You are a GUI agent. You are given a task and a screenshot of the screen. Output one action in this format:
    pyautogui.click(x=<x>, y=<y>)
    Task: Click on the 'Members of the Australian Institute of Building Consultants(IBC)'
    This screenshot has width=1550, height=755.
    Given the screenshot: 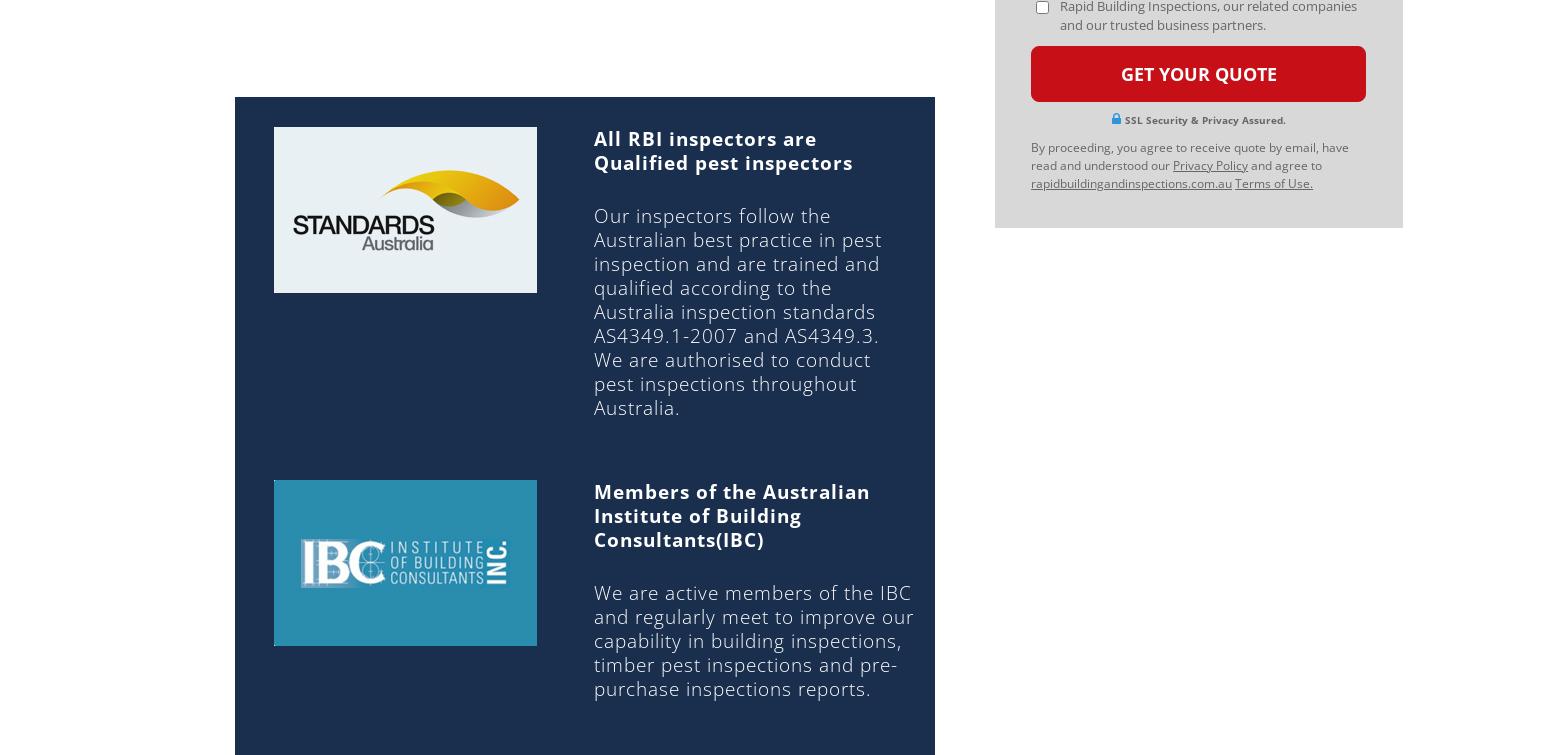 What is the action you would take?
    pyautogui.click(x=593, y=513)
    